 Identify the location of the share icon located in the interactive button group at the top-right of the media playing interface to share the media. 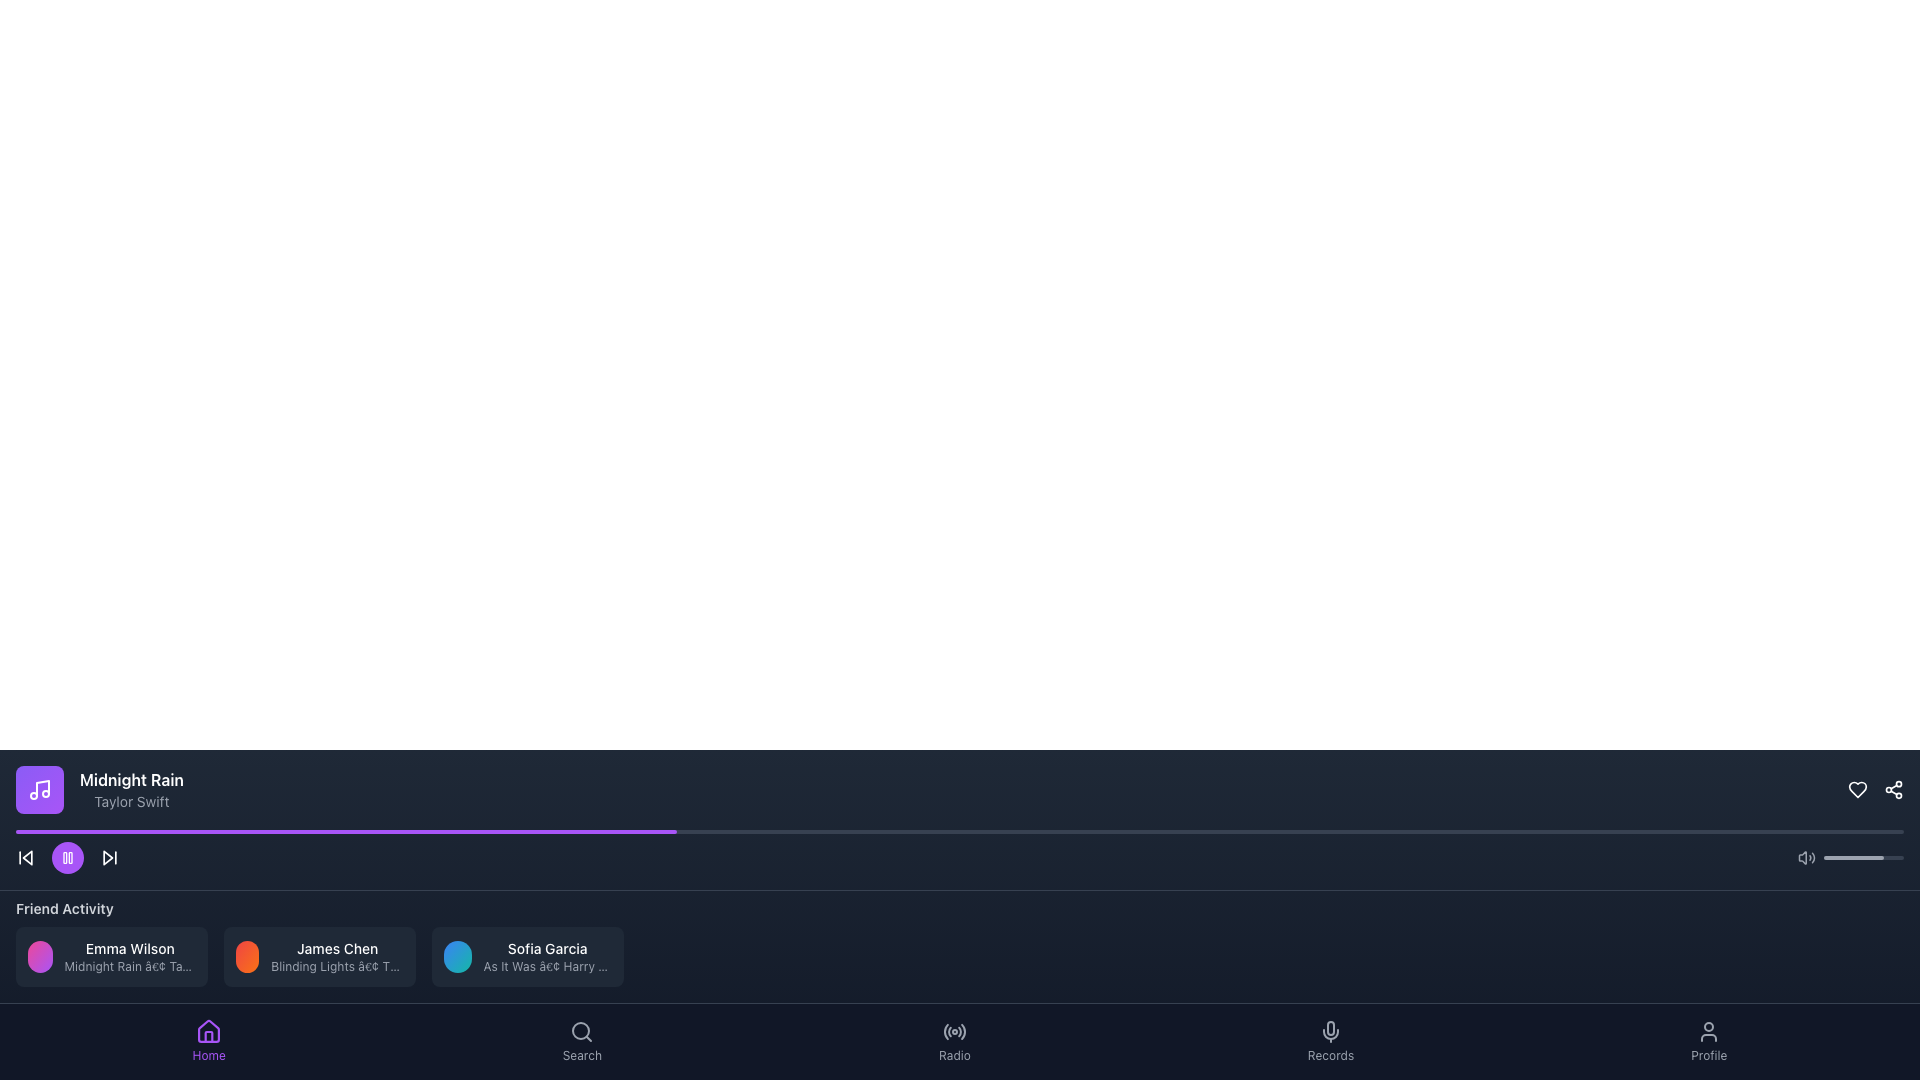
(1875, 789).